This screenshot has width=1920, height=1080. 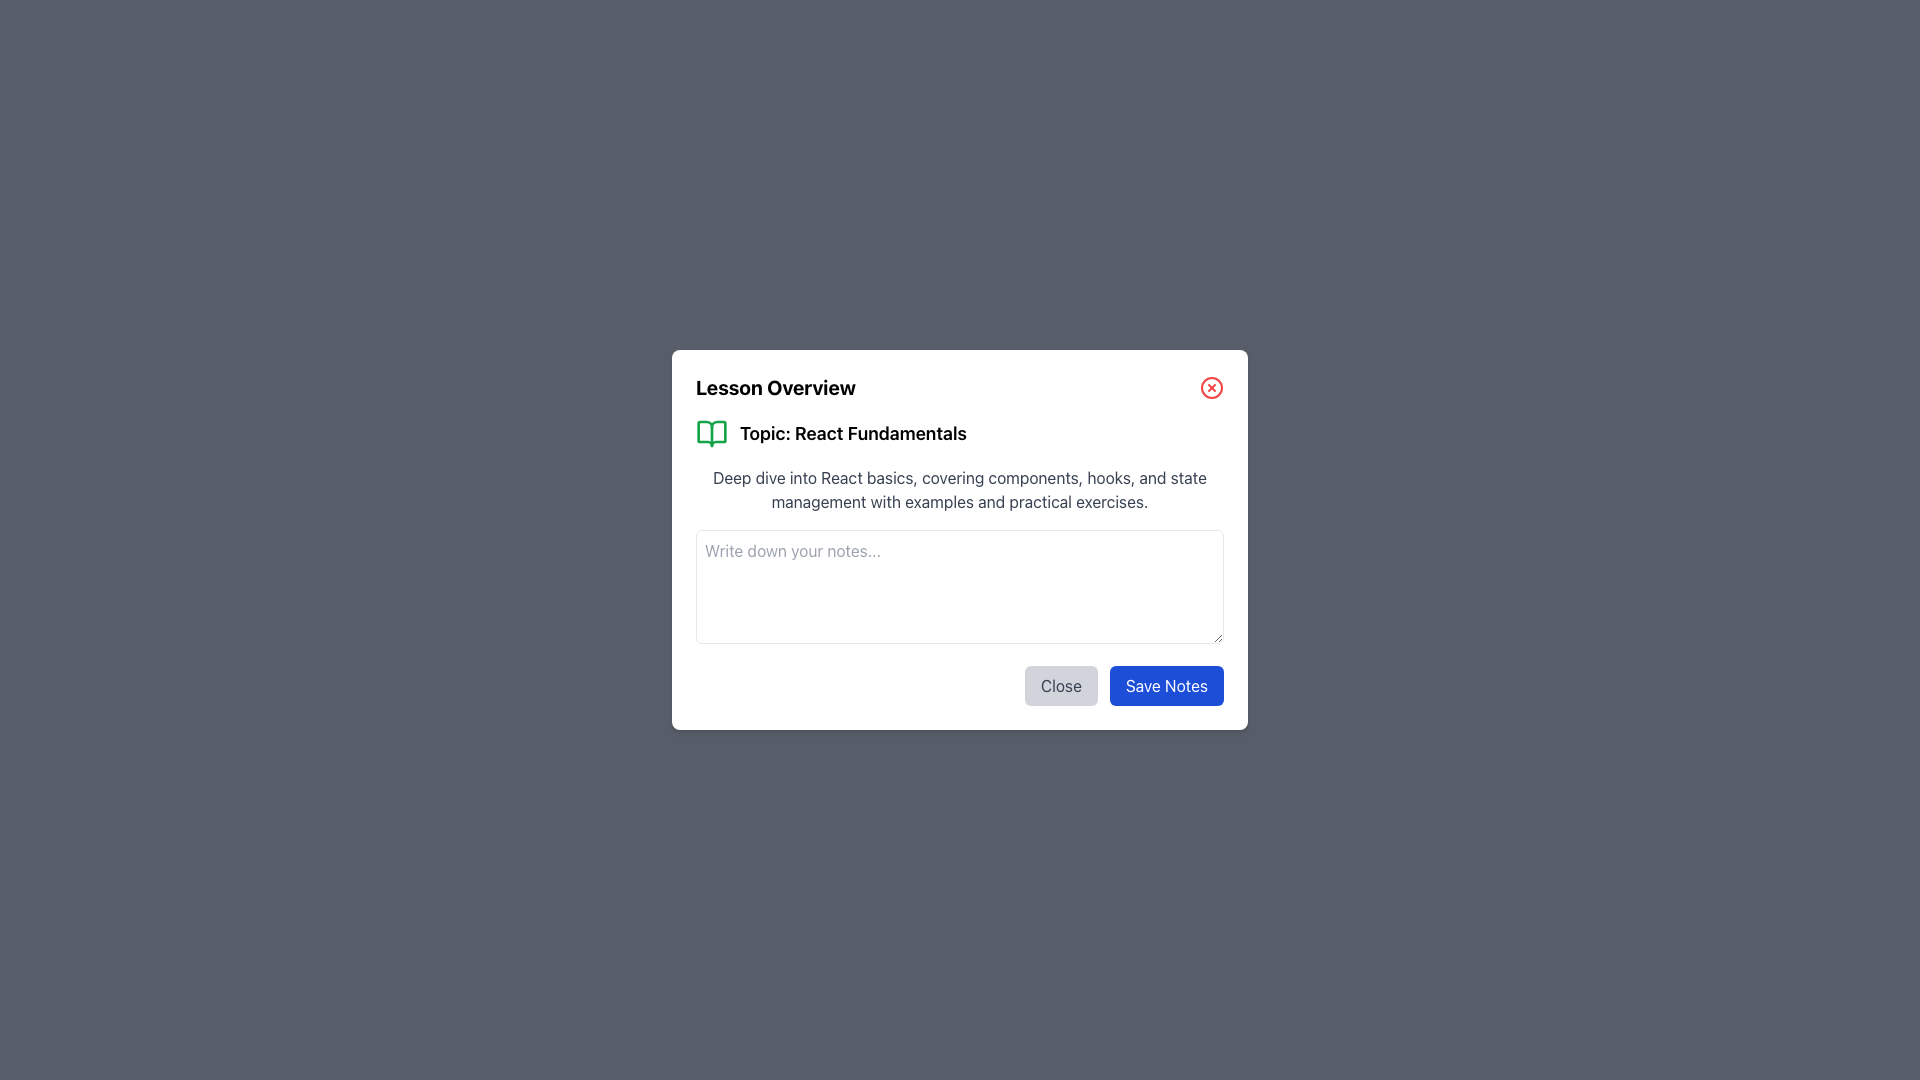 What do you see at coordinates (1210, 388) in the screenshot?
I see `the close button located at the top-right corner of the modal window, which serves as a graphical indicator for closing the modal when interacted with` at bounding box center [1210, 388].